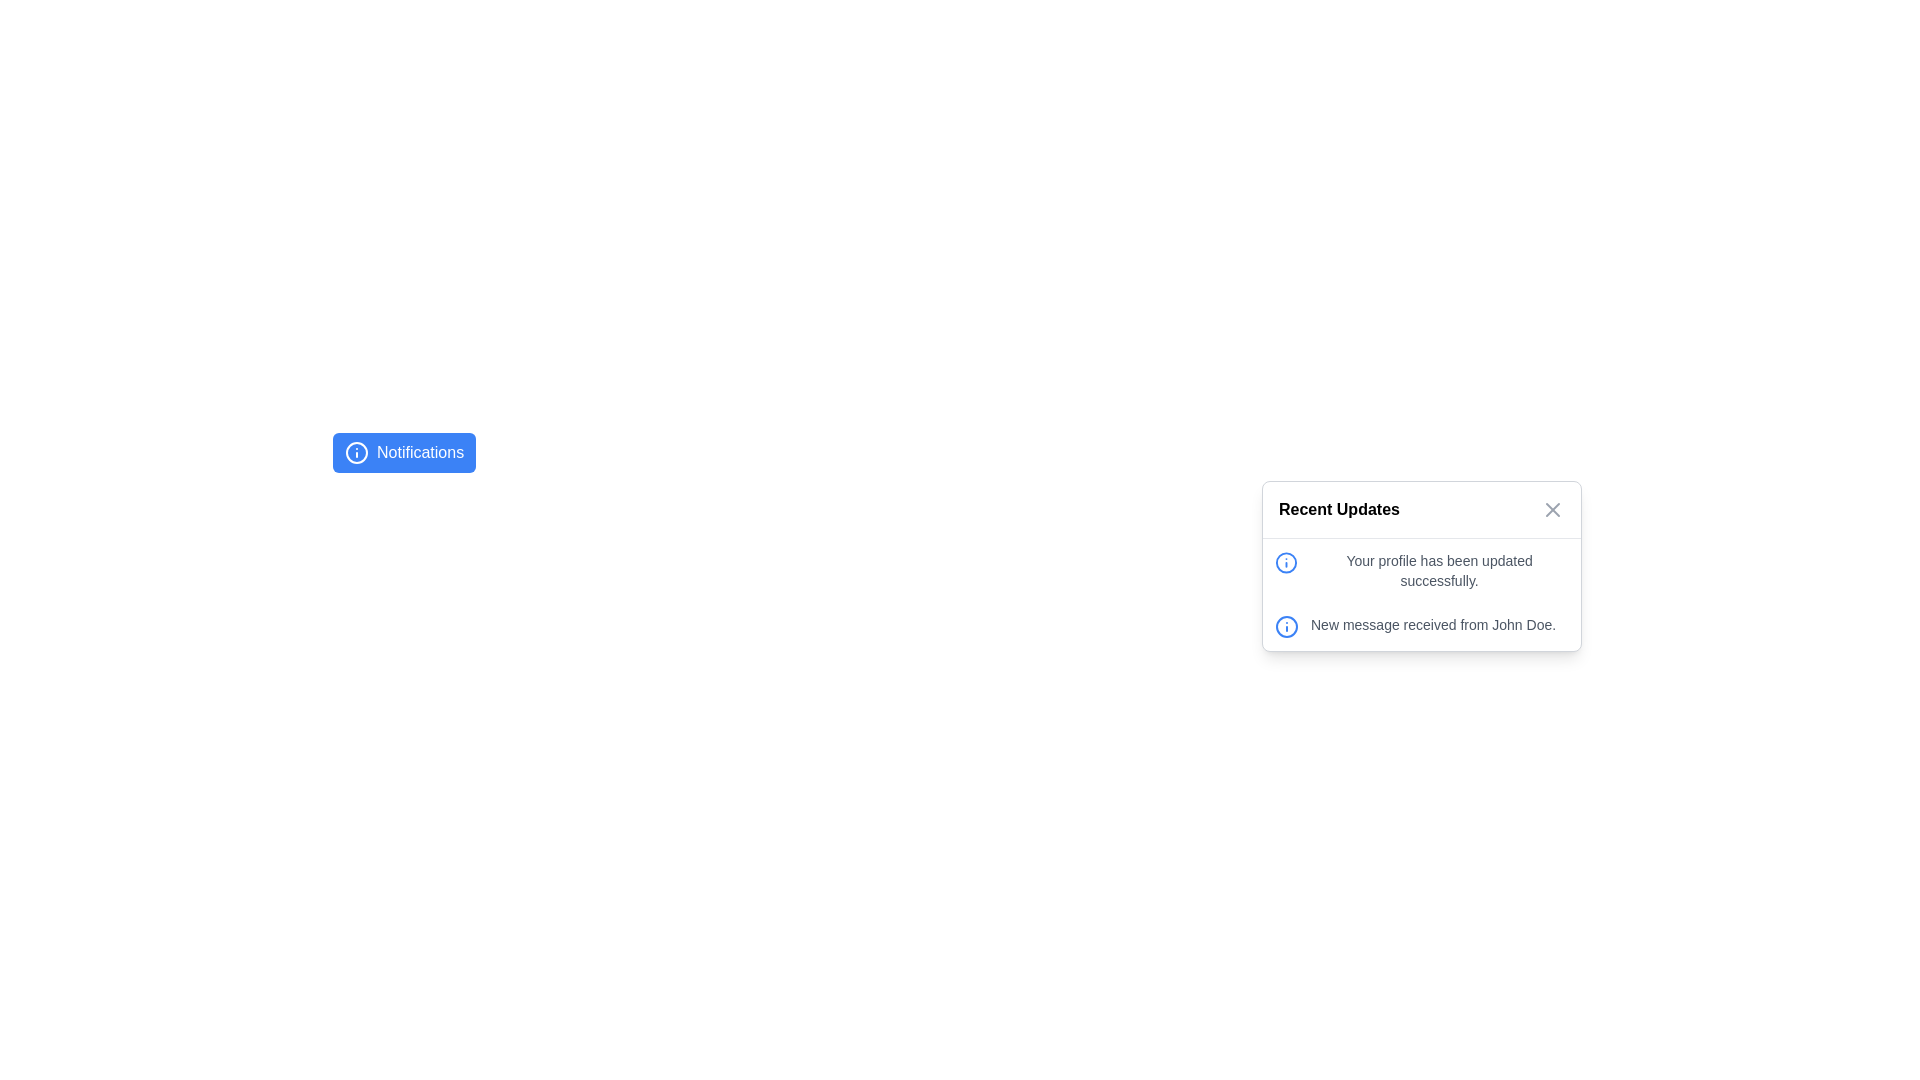  Describe the element at coordinates (1552, 508) in the screenshot. I see `the gray stylized cross ('X') icon button located in the top-right corner of the 'Recent Updates' section to change its color` at that location.